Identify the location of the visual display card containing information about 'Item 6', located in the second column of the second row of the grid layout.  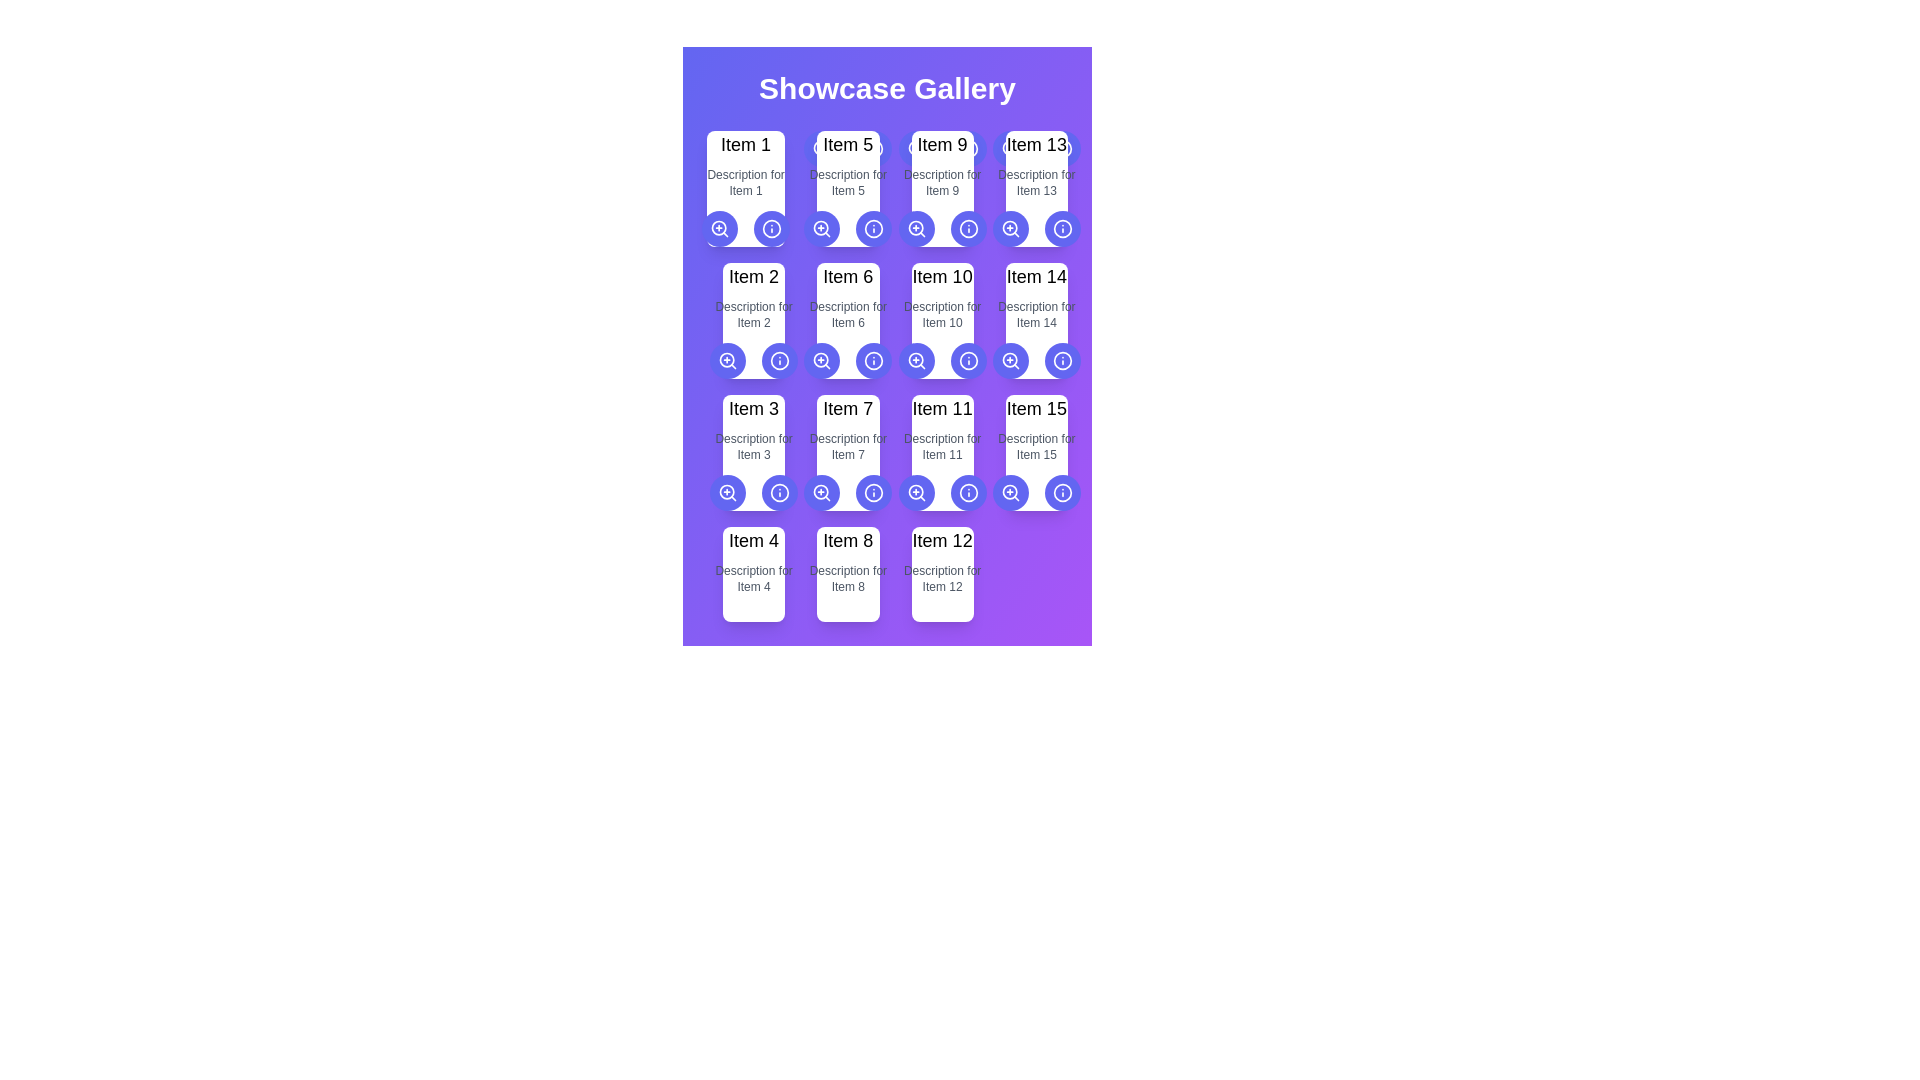
(848, 319).